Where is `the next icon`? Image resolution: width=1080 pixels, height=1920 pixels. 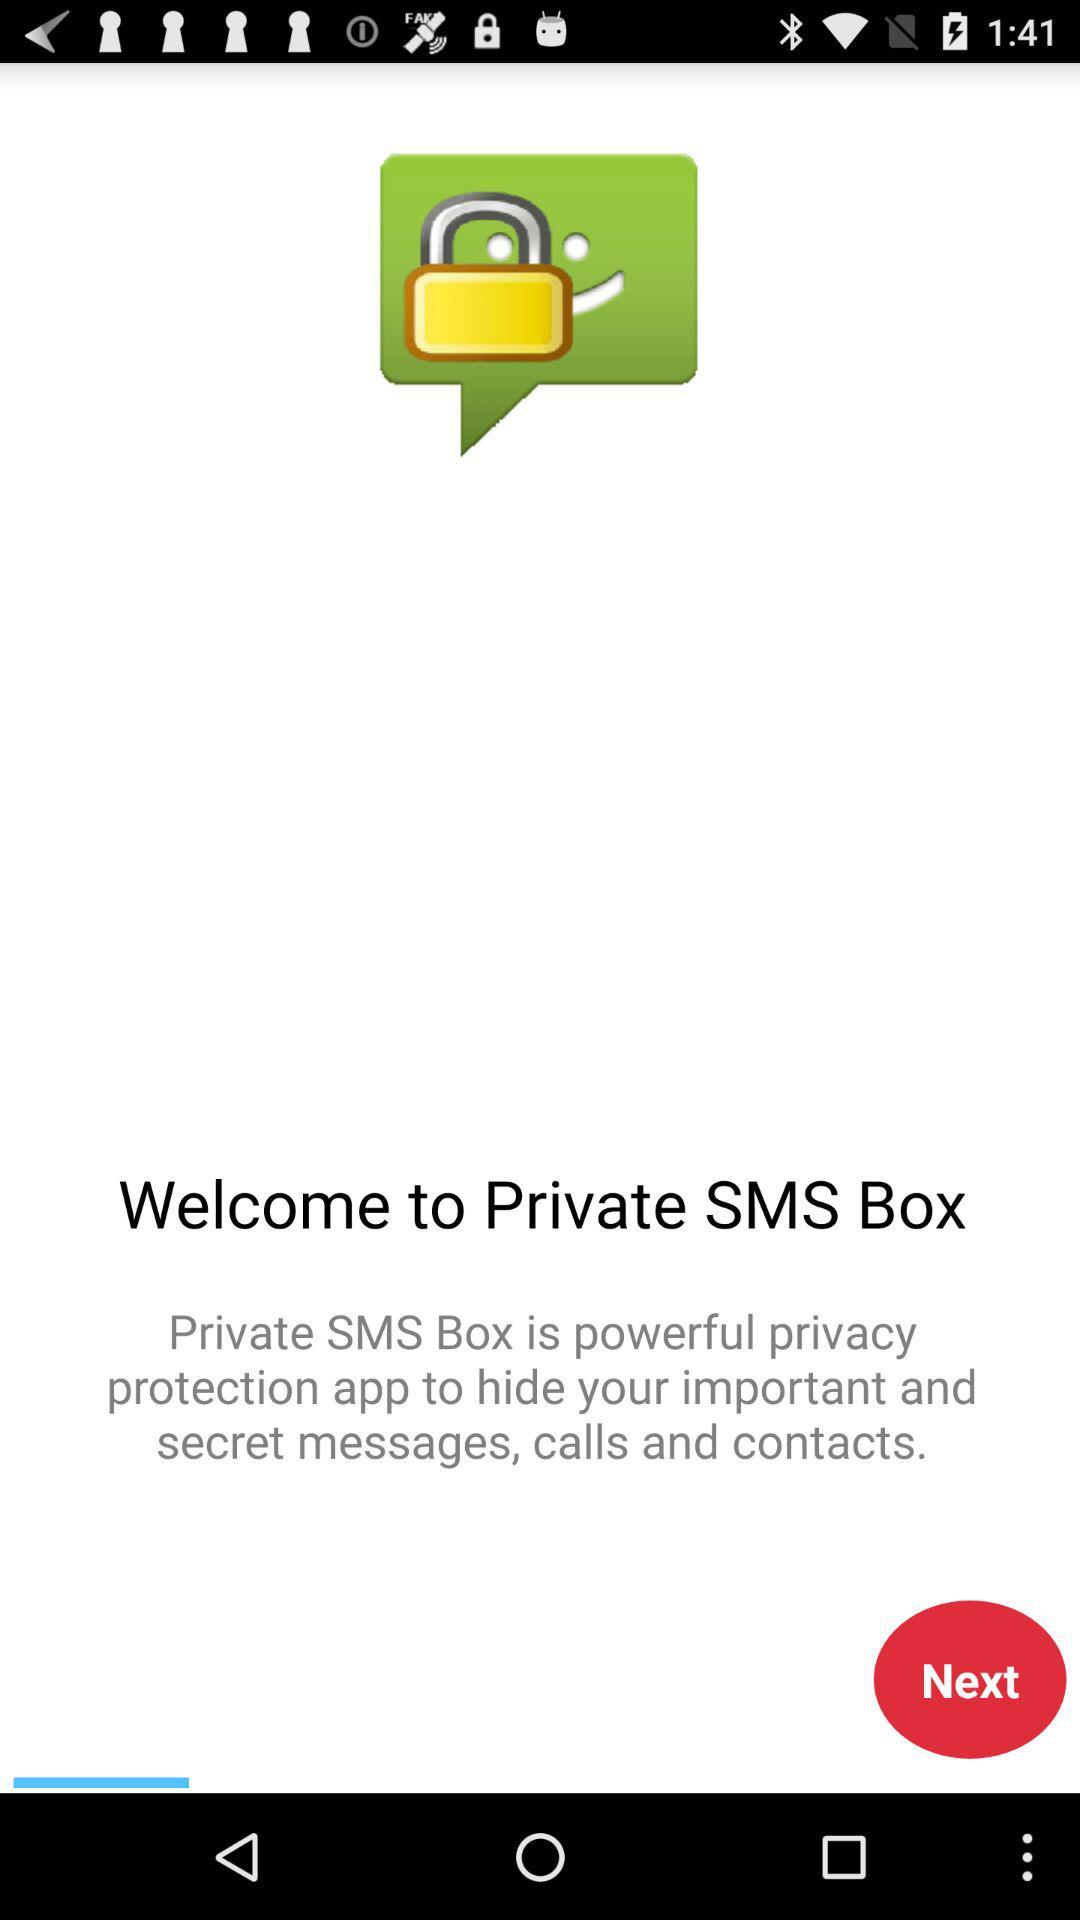
the next icon is located at coordinates (969, 1679).